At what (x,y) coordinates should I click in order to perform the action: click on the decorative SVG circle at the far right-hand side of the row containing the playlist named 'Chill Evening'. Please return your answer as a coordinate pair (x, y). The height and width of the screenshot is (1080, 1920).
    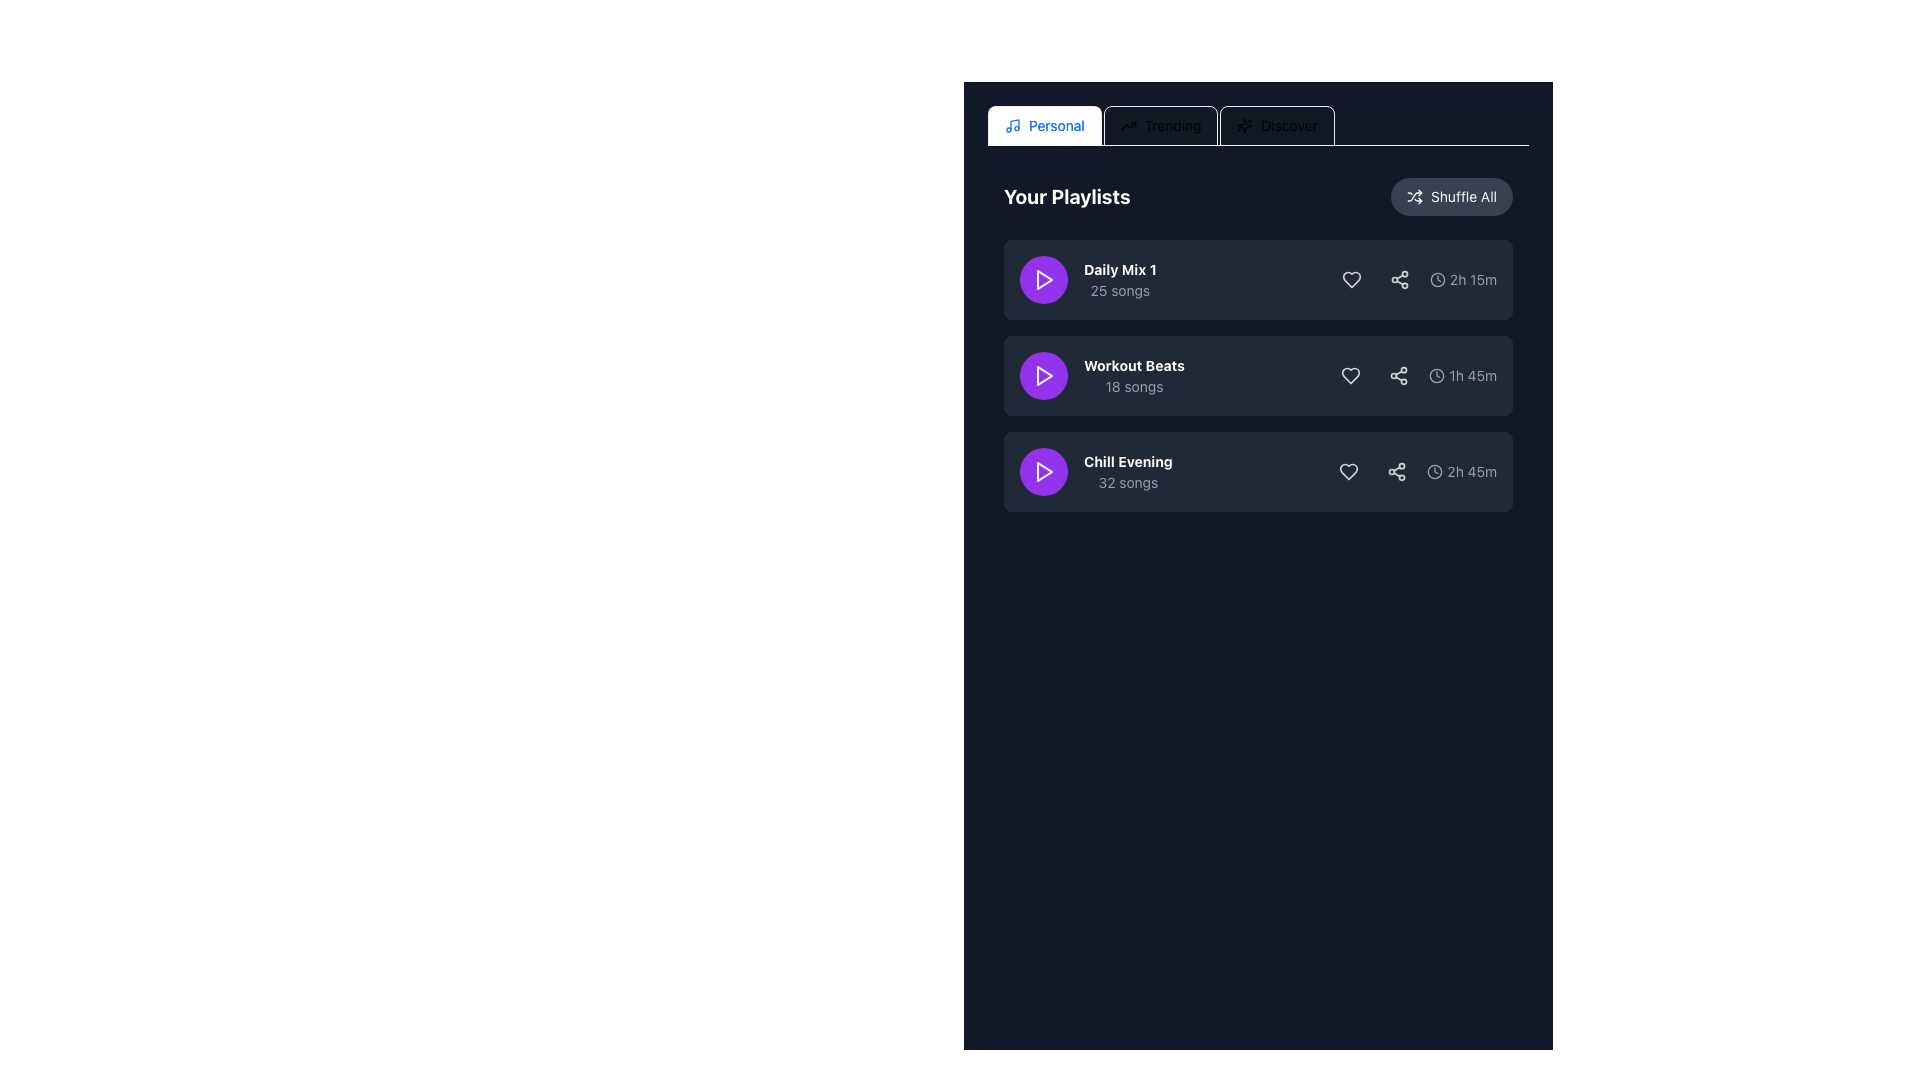
    Looking at the image, I should click on (1434, 471).